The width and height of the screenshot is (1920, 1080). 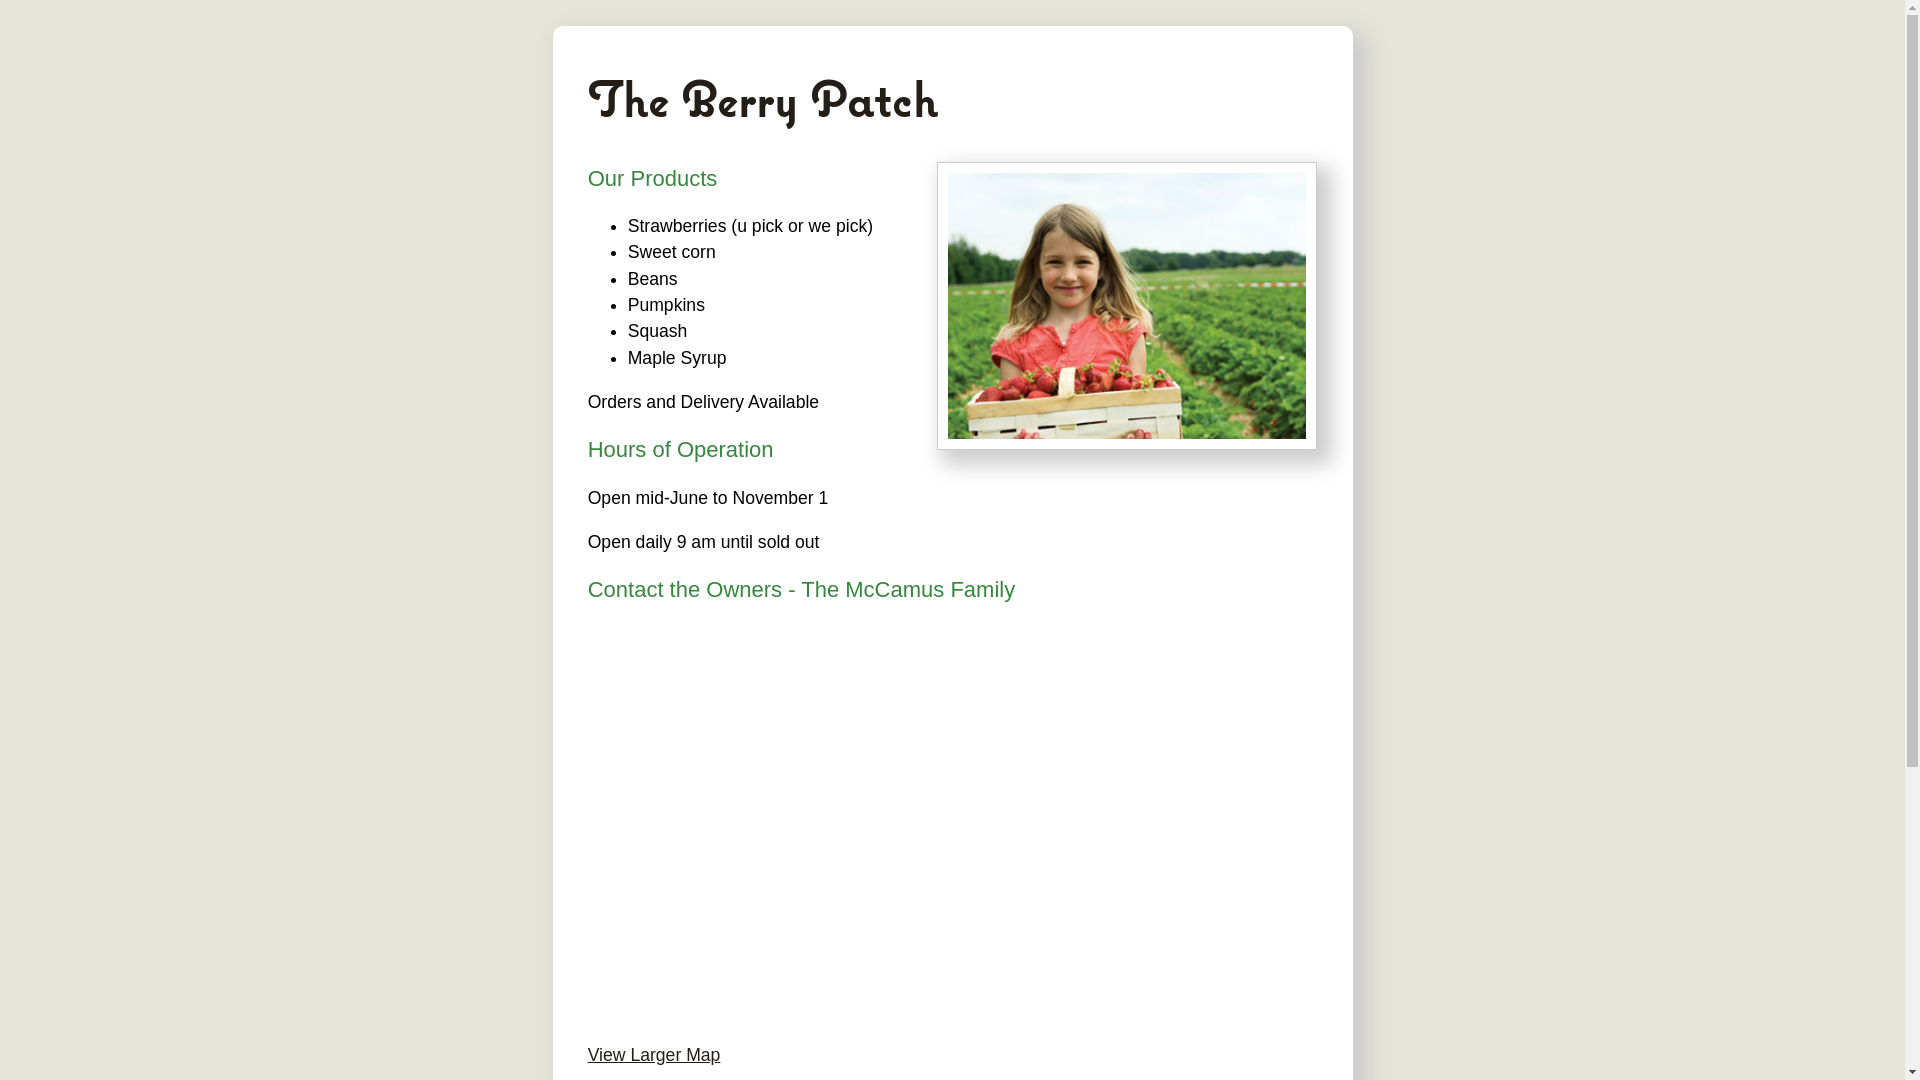 I want to click on 'View Larger Map', so click(x=654, y=1054).